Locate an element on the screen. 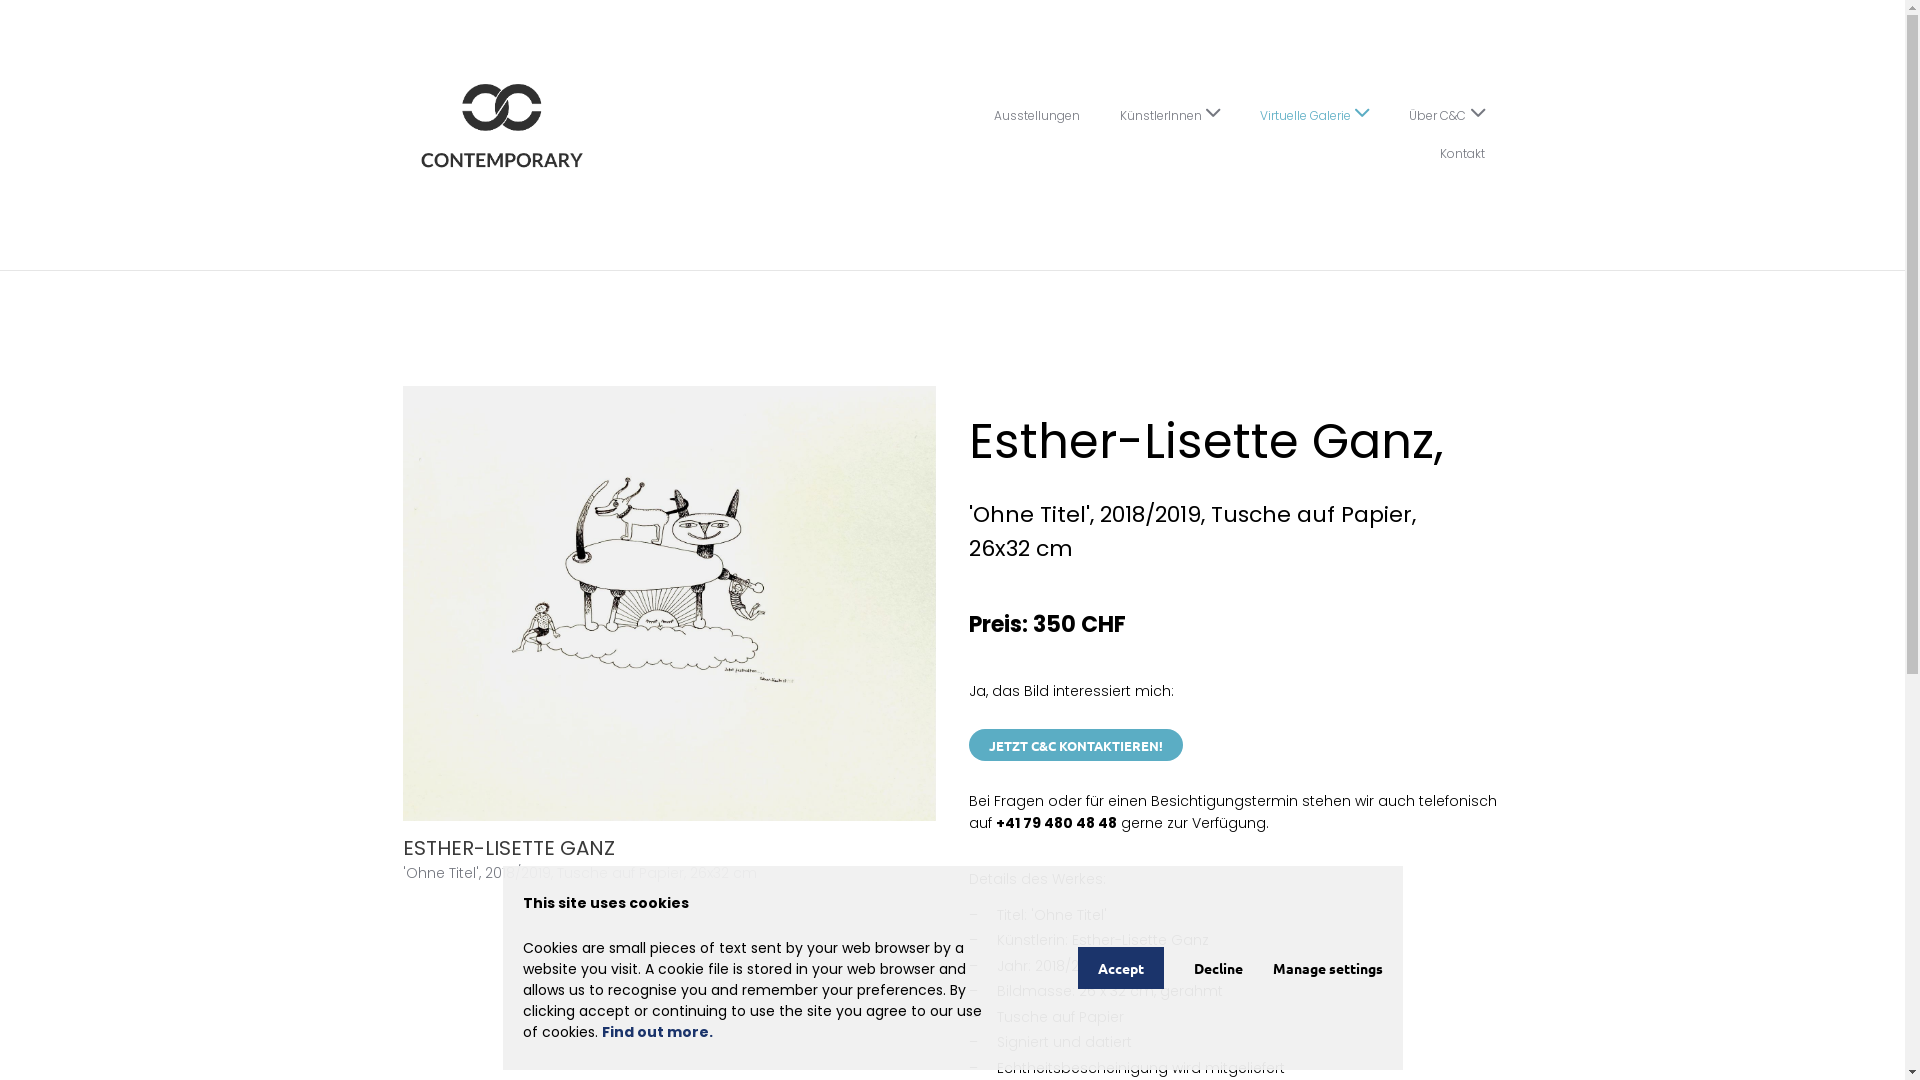 This screenshot has width=1920, height=1080. 'Manage settings' is located at coordinates (1271, 967).